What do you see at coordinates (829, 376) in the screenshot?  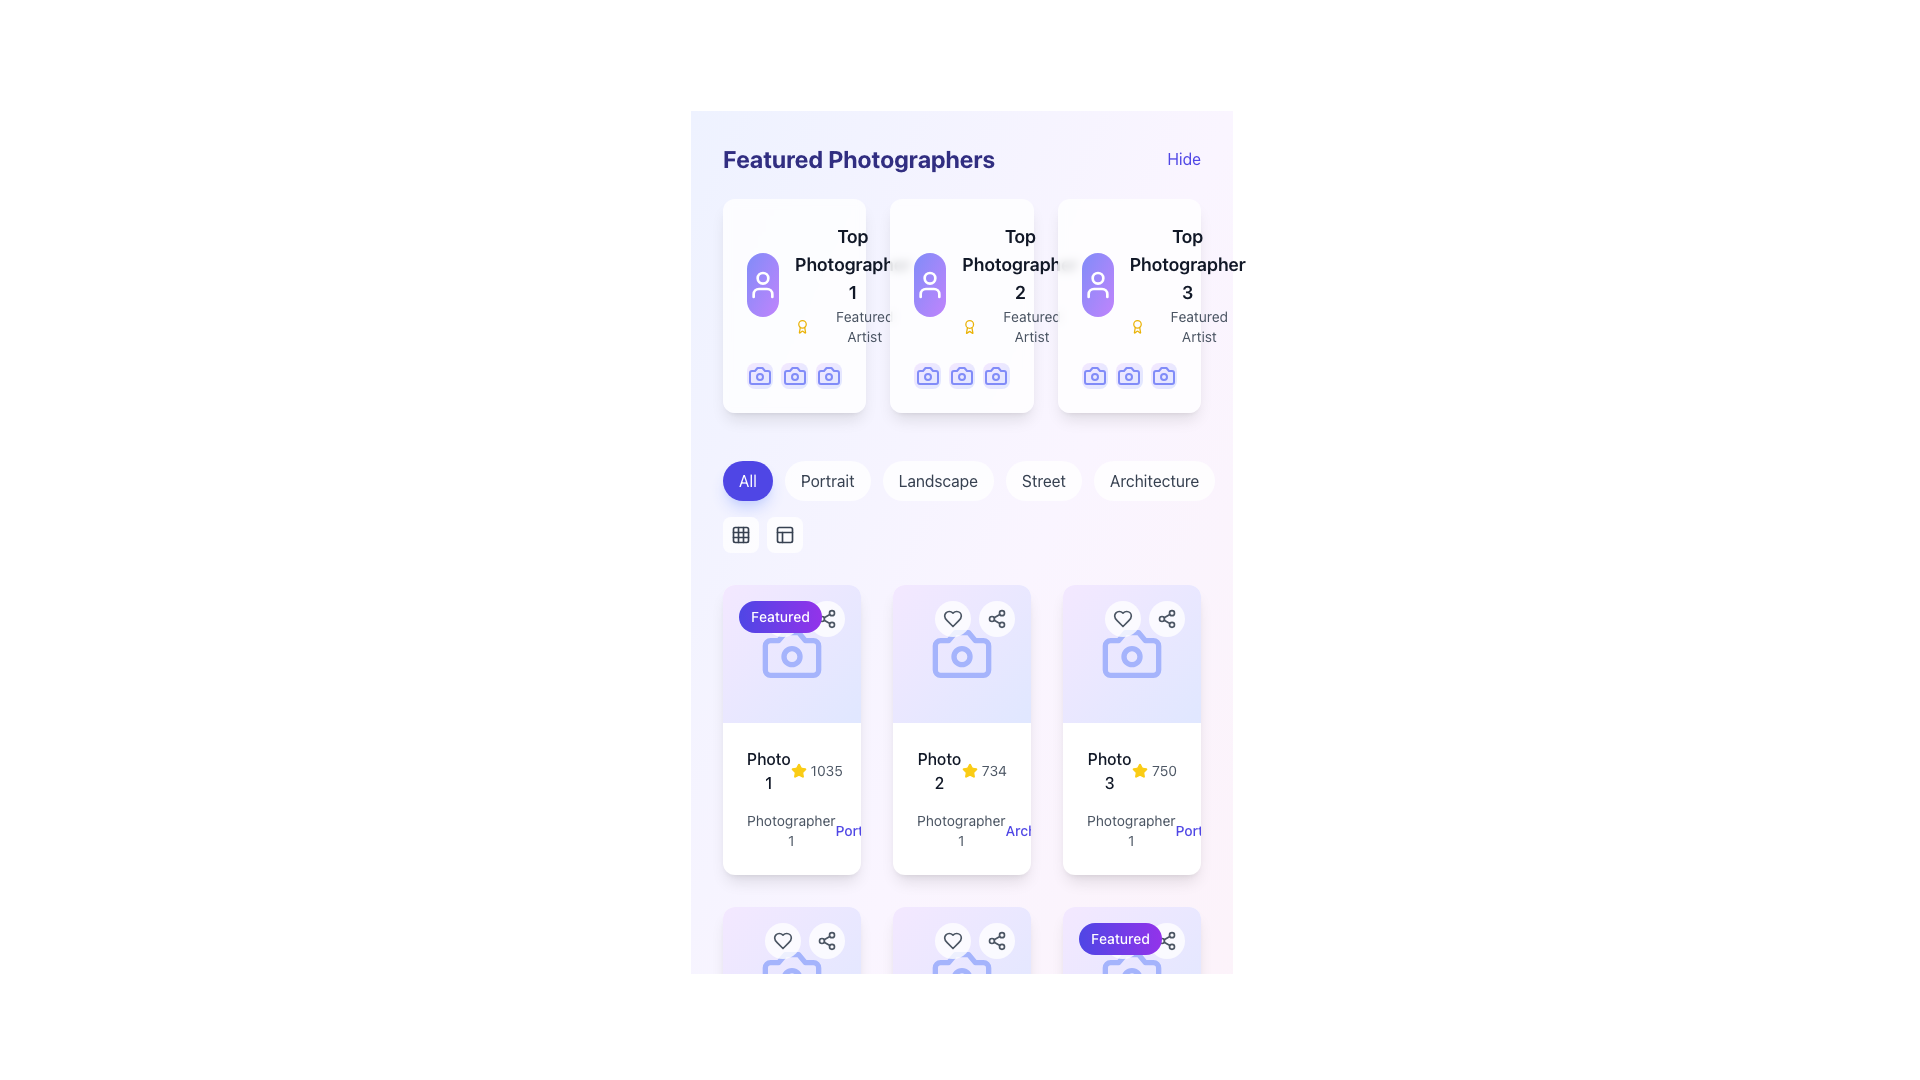 I see `the second icon in the bottom row of icons within the first card in the 'Featured Photographers' section` at bounding box center [829, 376].